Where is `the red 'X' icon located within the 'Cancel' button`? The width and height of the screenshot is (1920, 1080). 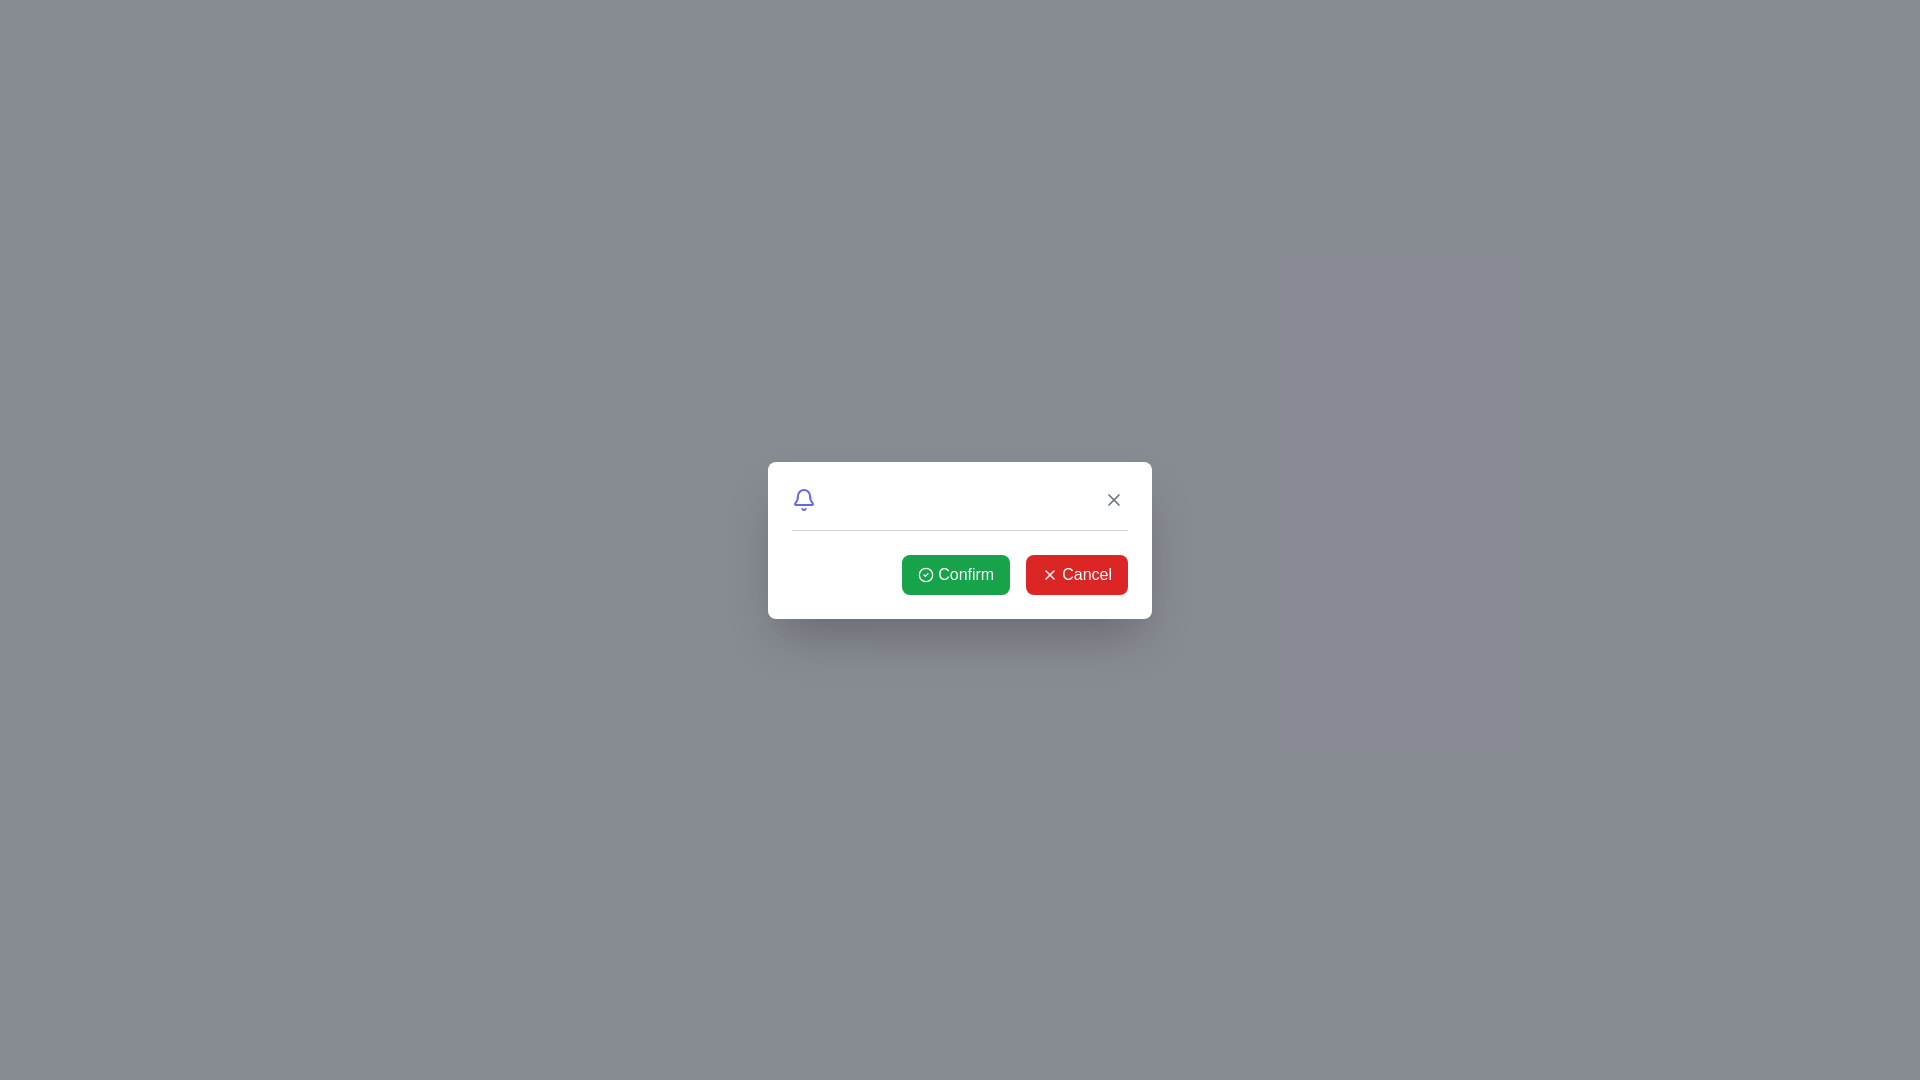
the red 'X' icon located within the 'Cancel' button is located at coordinates (1049, 574).